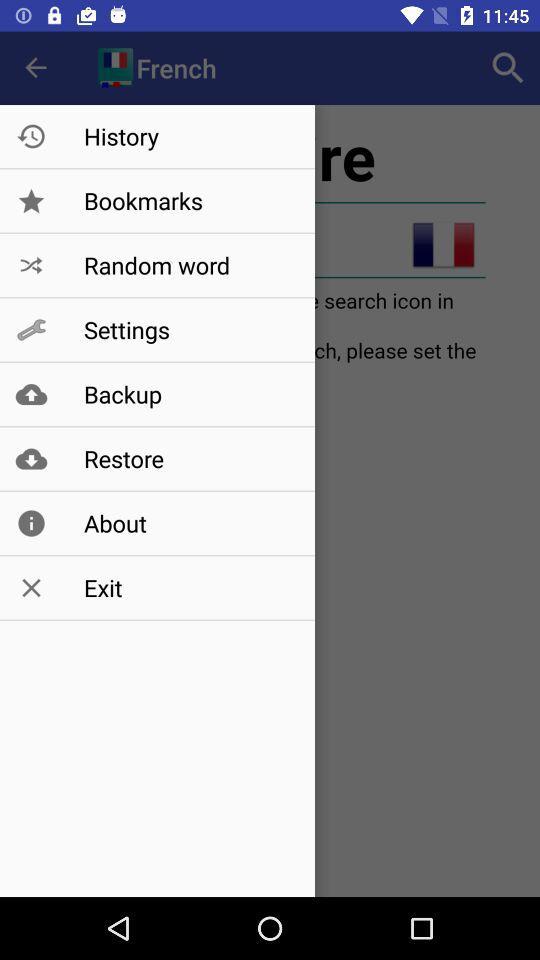 The width and height of the screenshot is (540, 960). What do you see at coordinates (508, 68) in the screenshot?
I see `the item at the top right corner` at bounding box center [508, 68].